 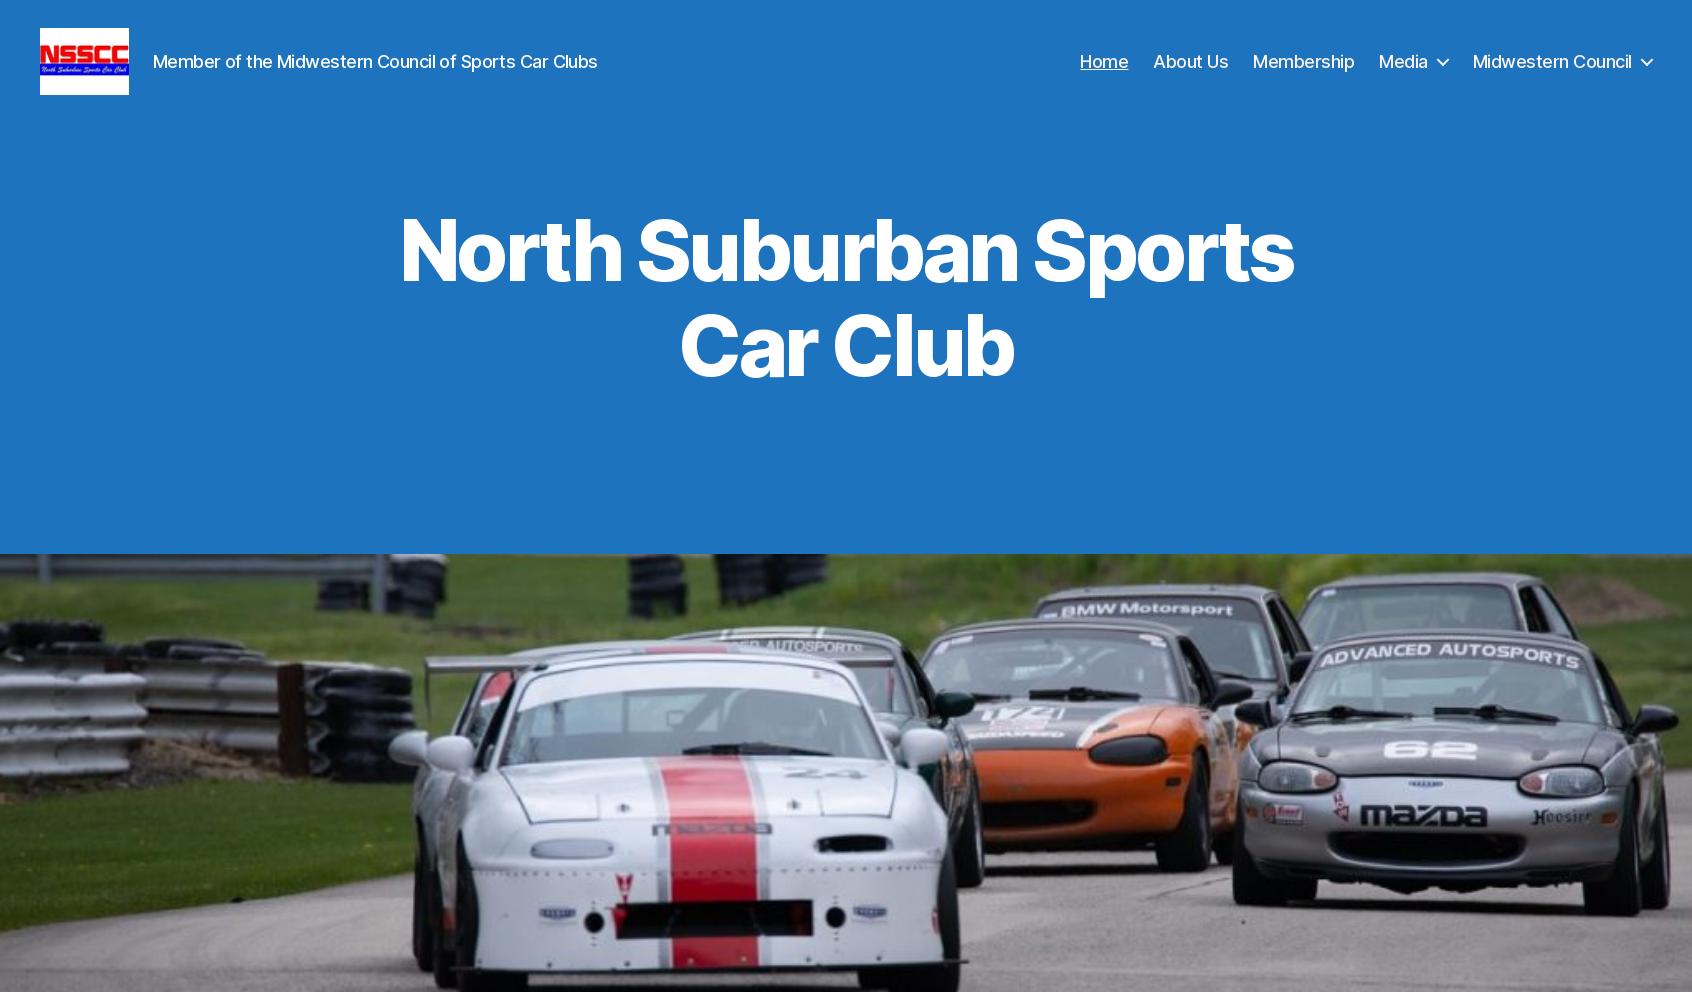 What do you see at coordinates (1009, 383) in the screenshot?
I see `'.'` at bounding box center [1009, 383].